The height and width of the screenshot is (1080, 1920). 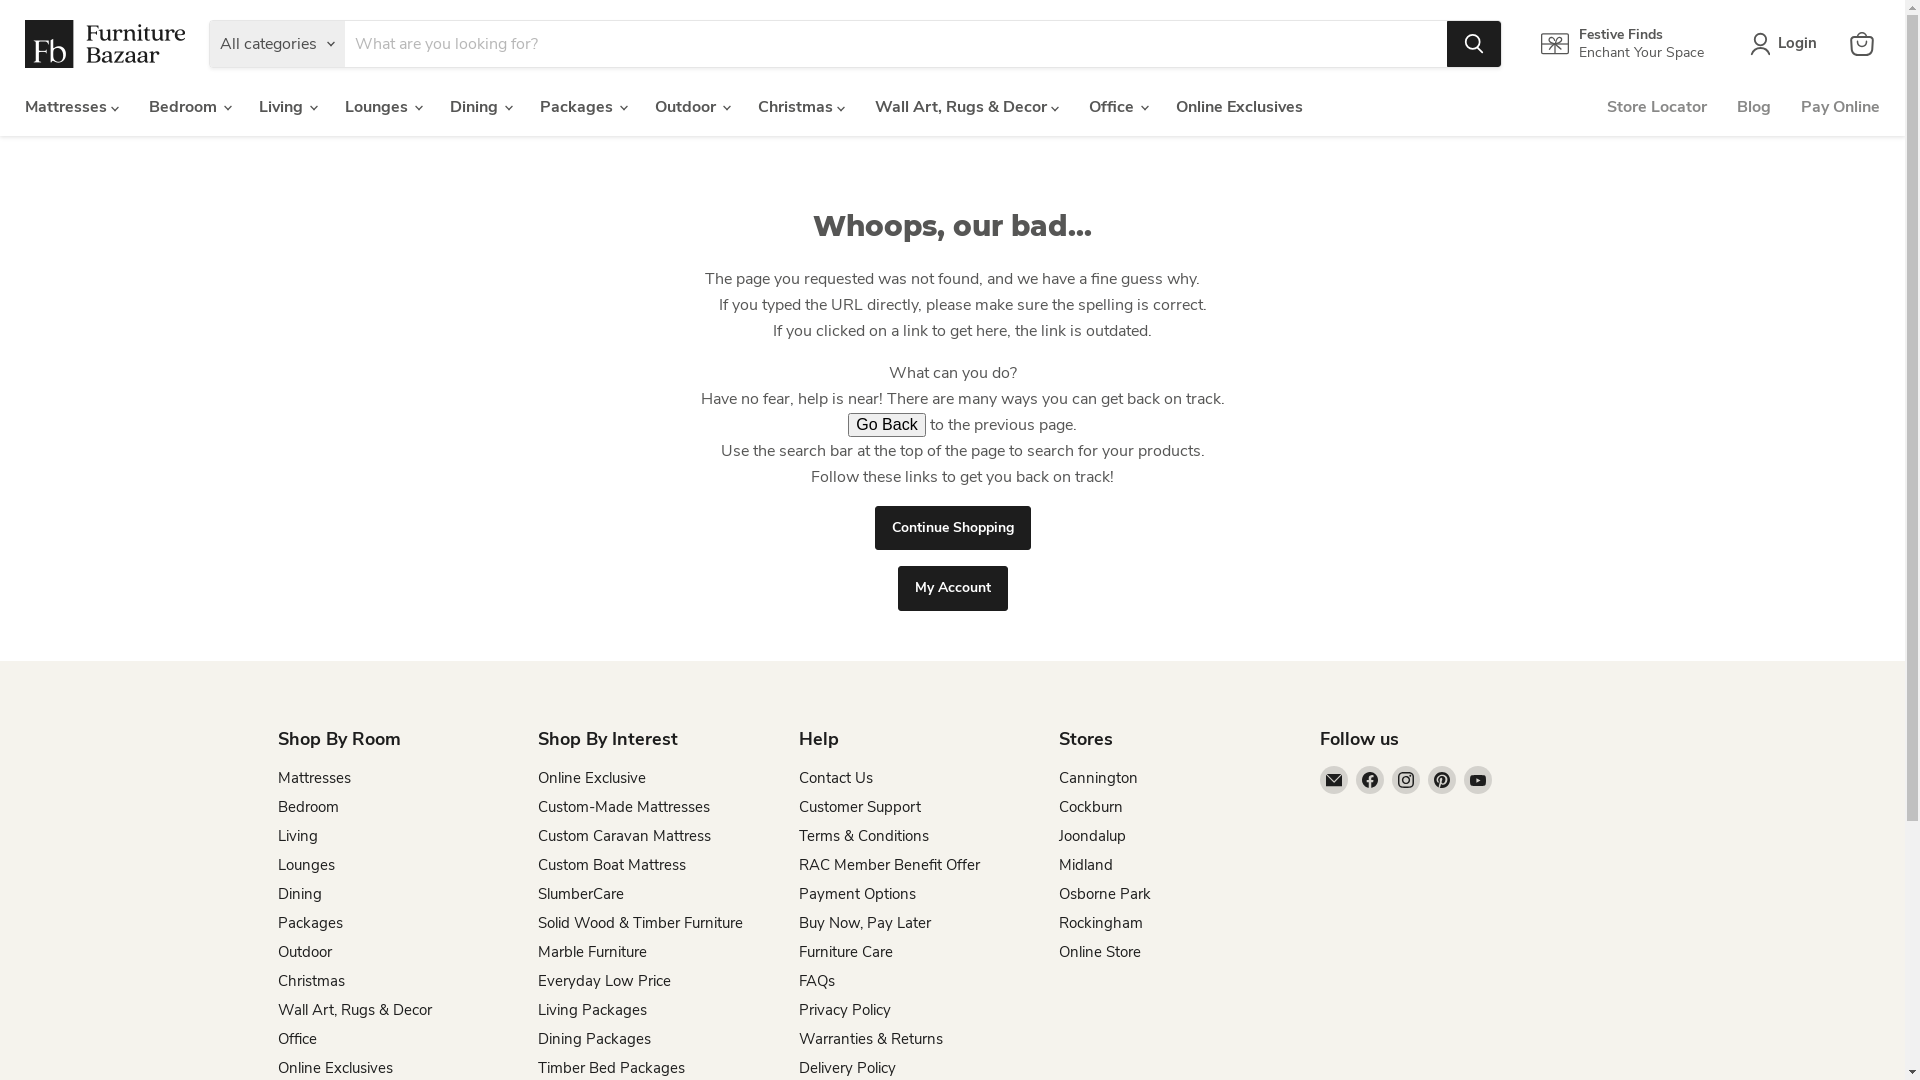 I want to click on 'Lounges', so click(x=305, y=863).